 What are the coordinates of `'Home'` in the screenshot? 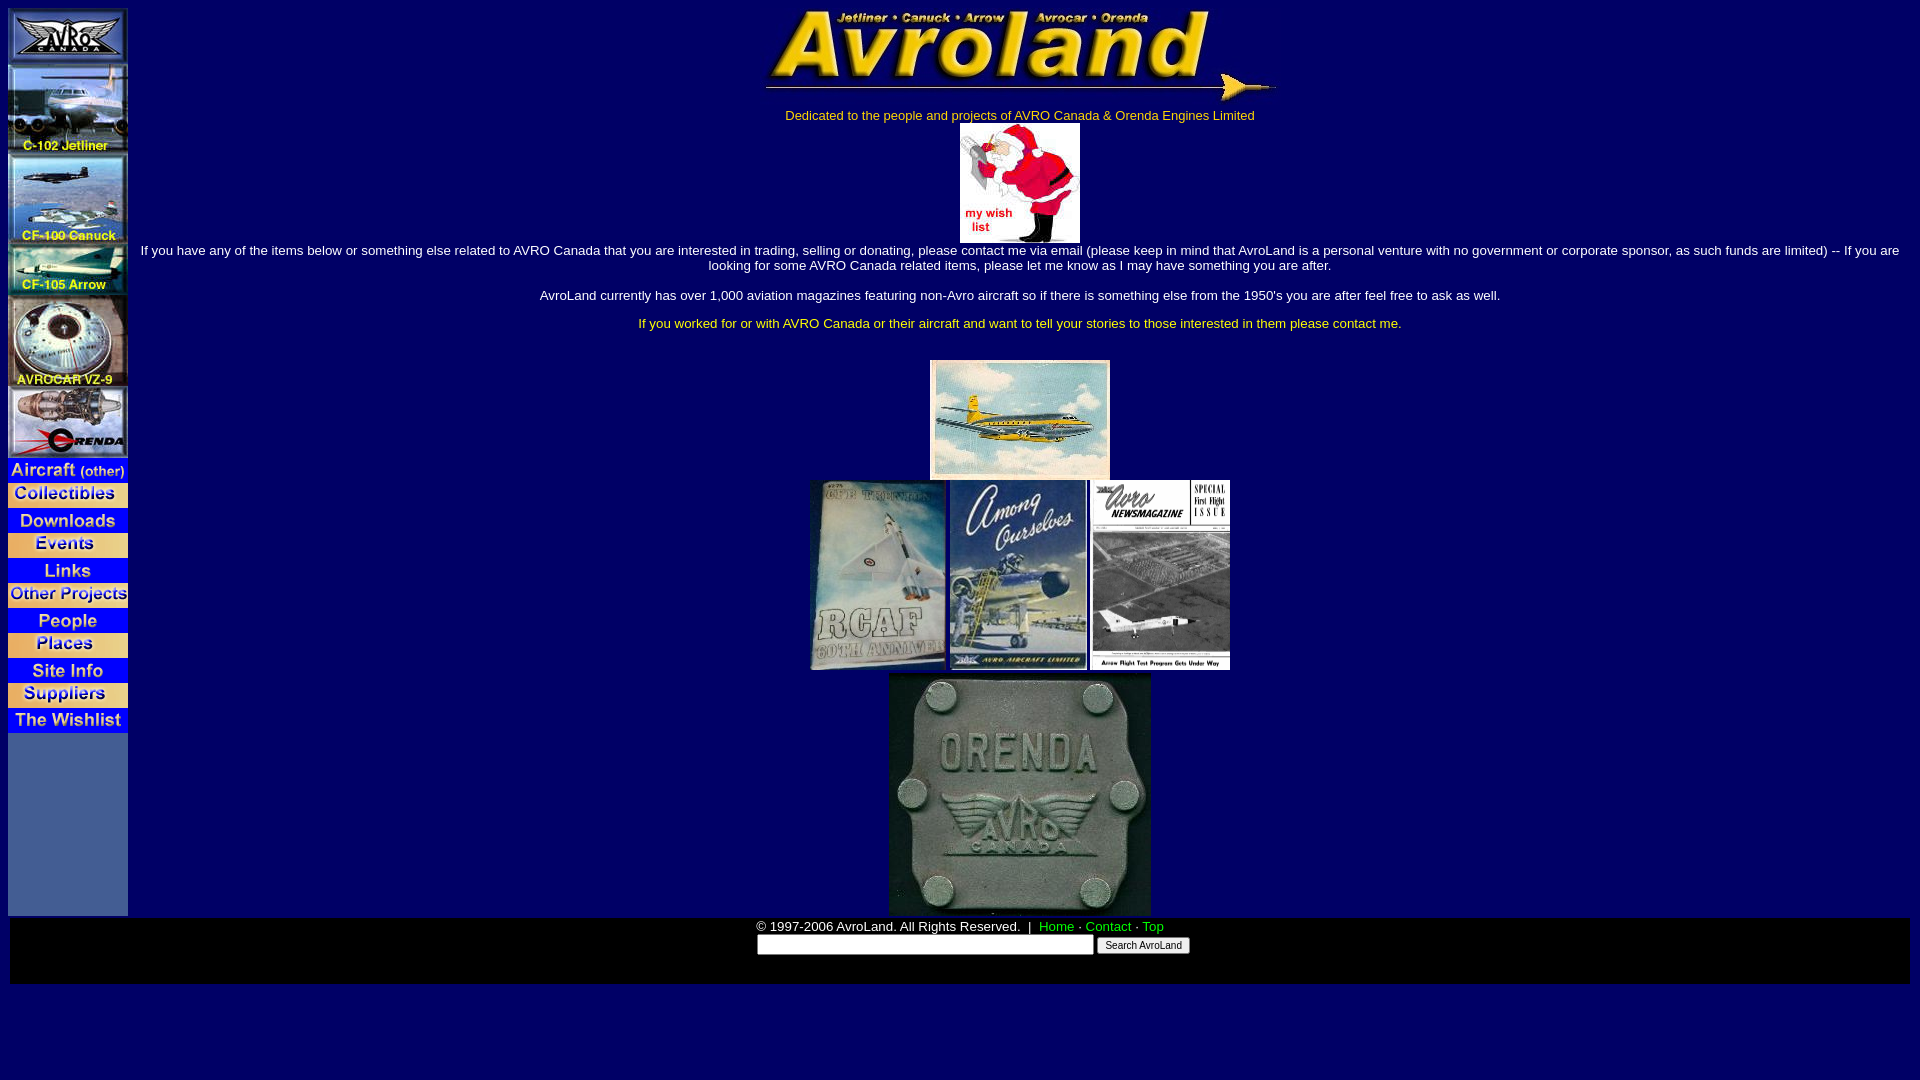 It's located at (1038, 926).